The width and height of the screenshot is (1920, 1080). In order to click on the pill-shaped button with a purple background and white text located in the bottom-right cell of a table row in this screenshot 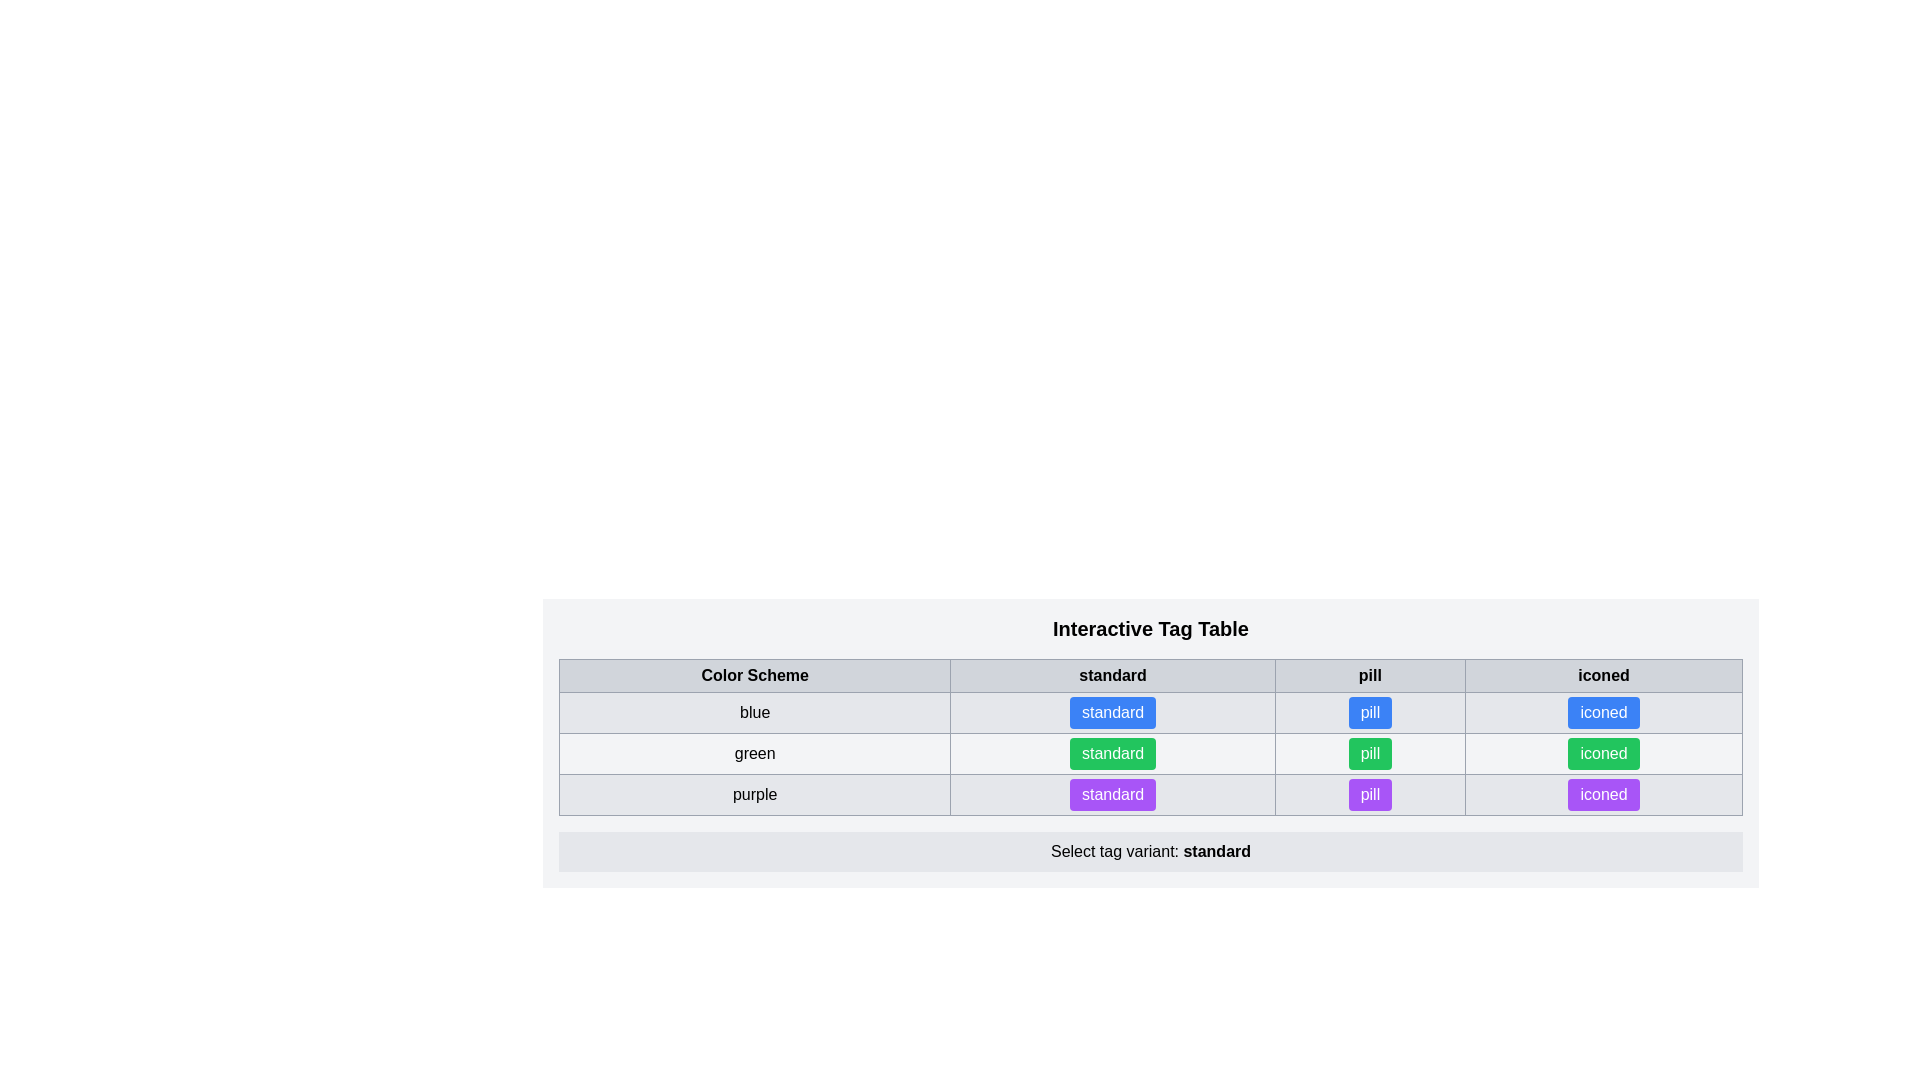, I will do `click(1369, 793)`.